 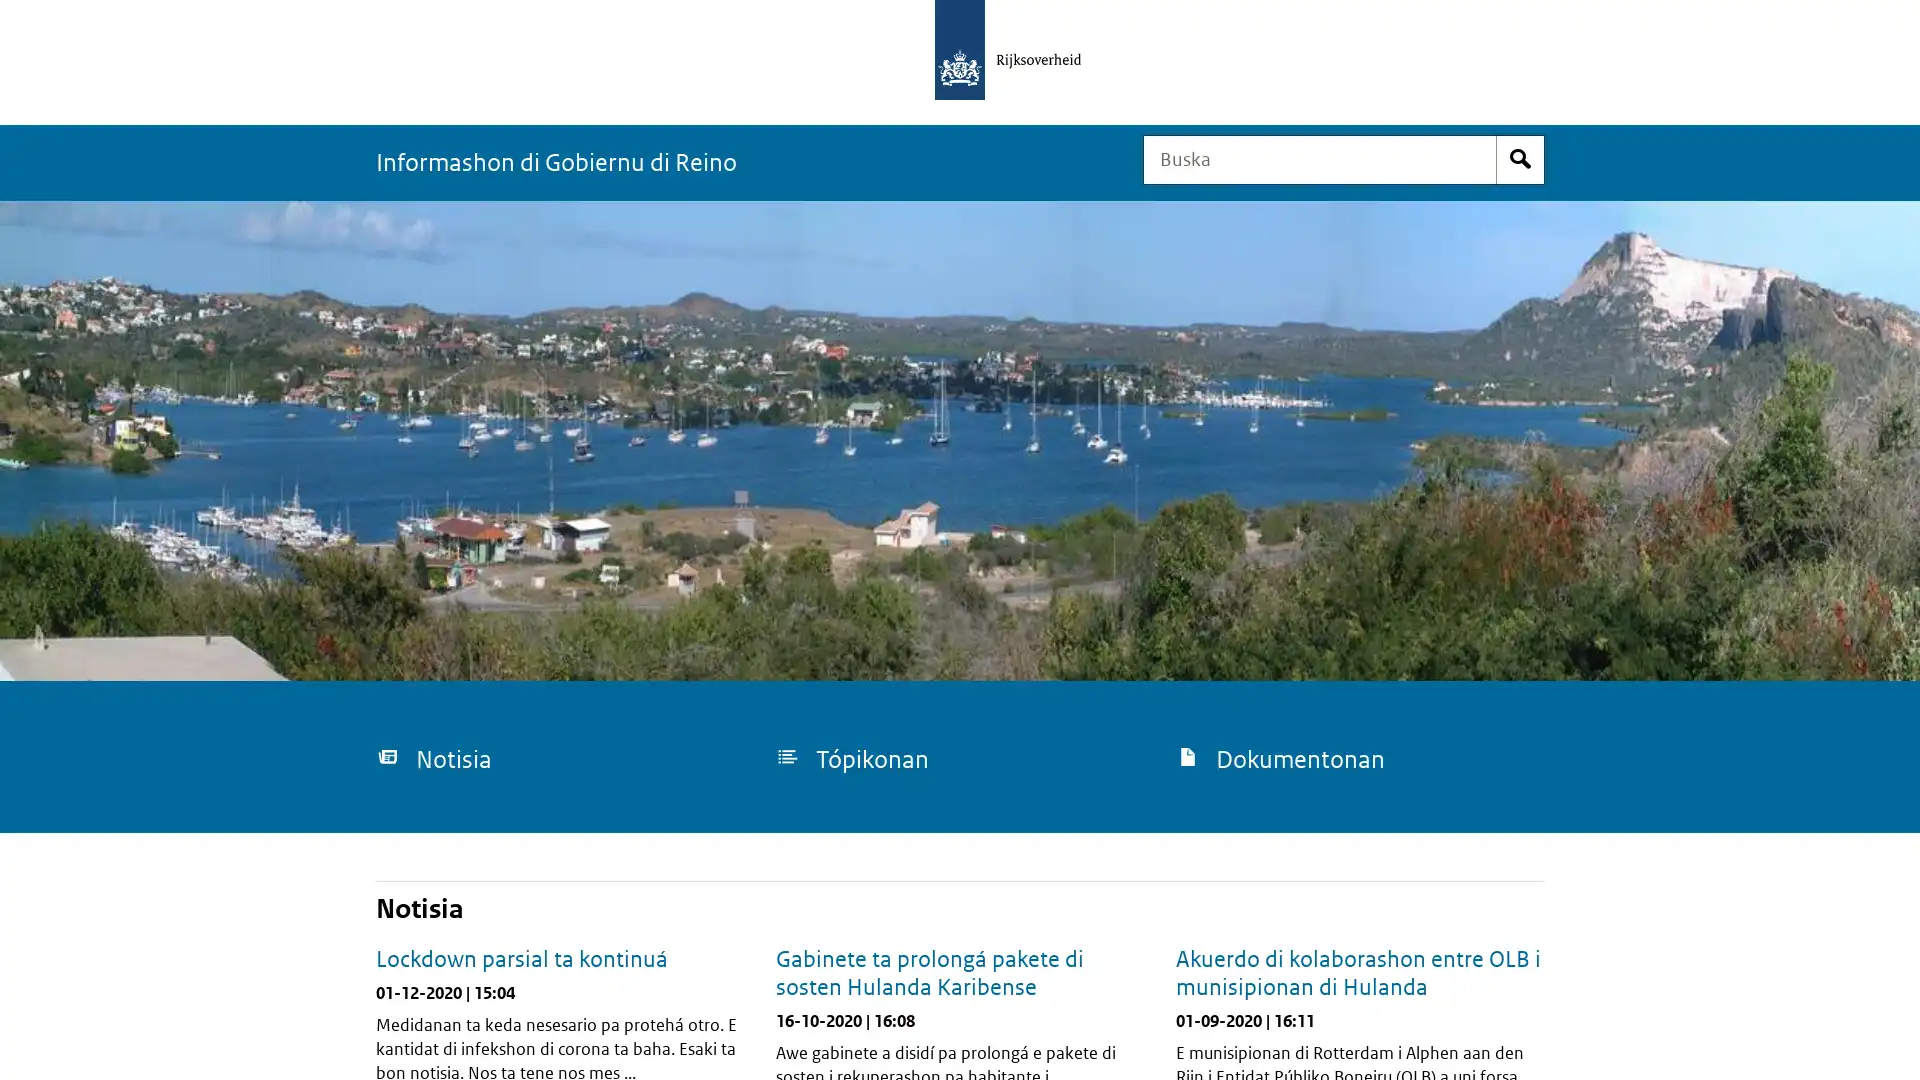 I want to click on kuminsa buska, so click(x=1520, y=158).